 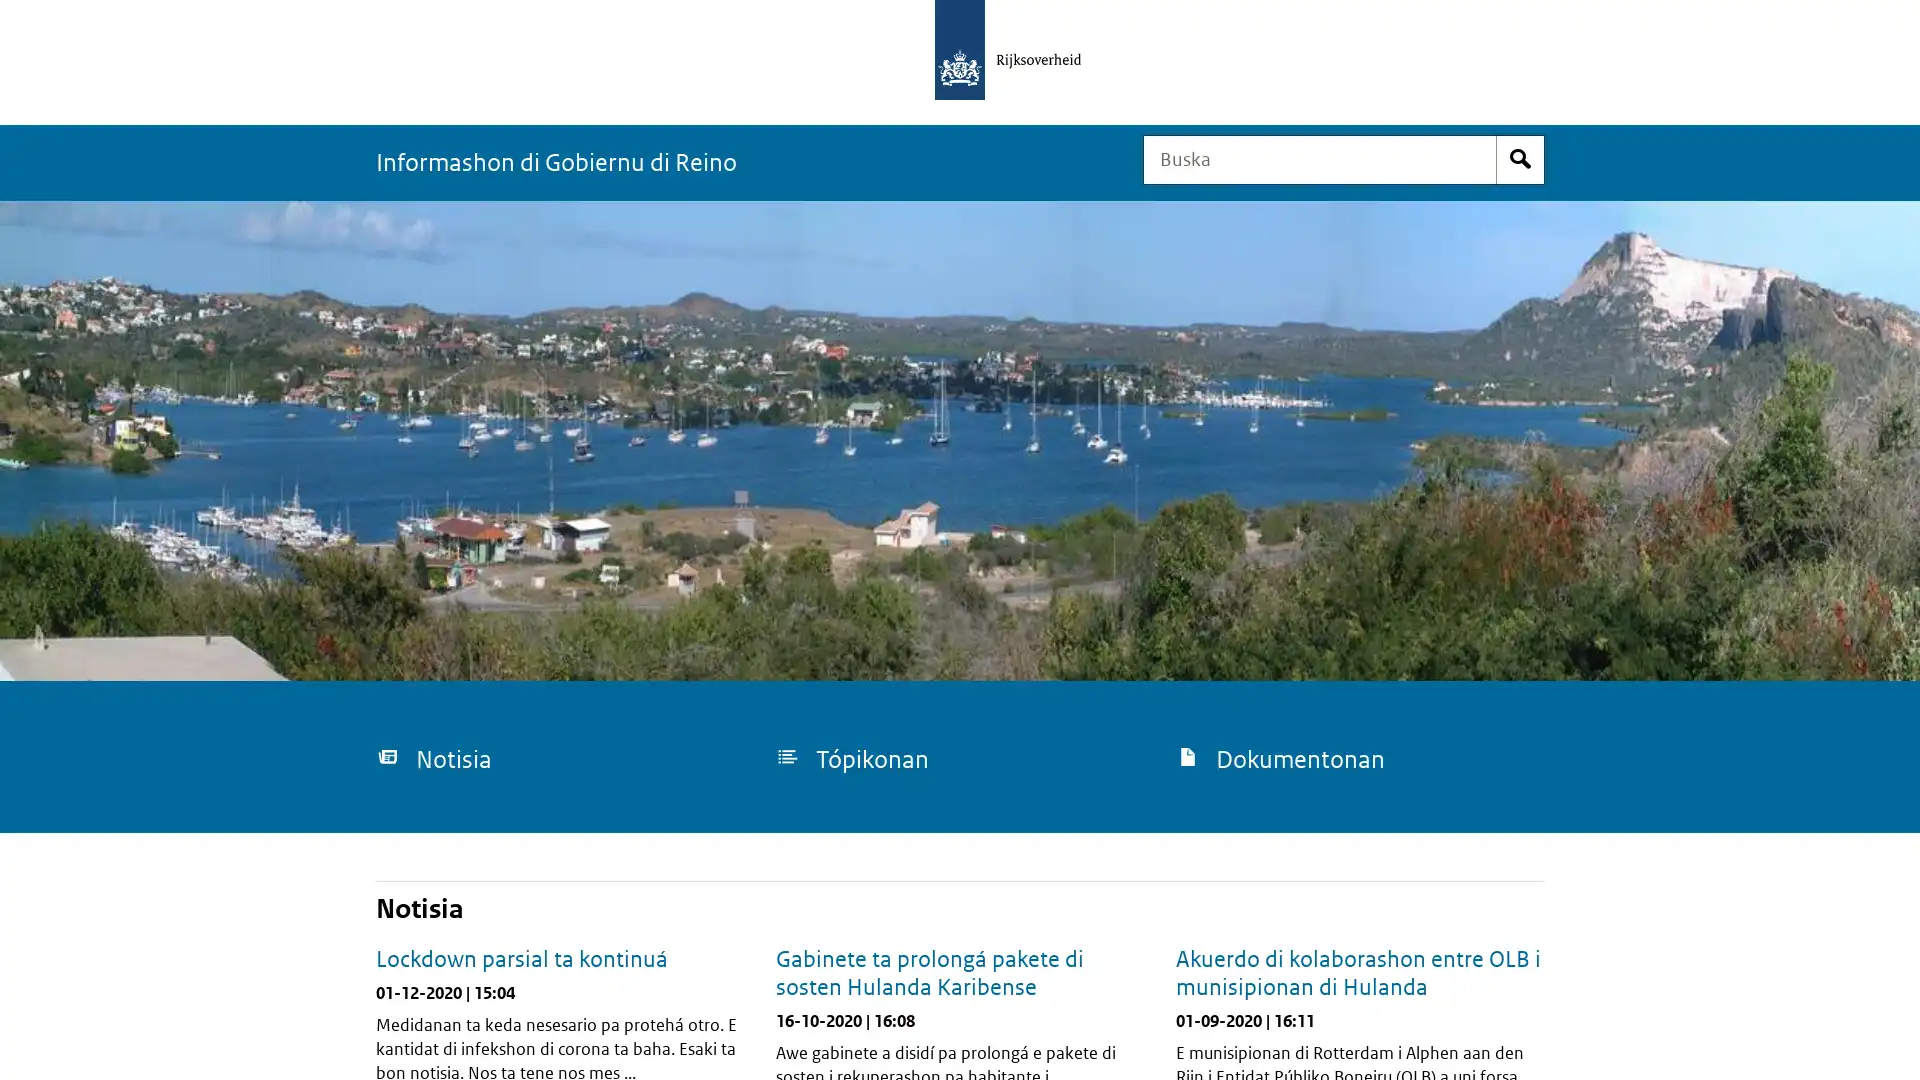 I want to click on kuminsa buska, so click(x=1520, y=158).